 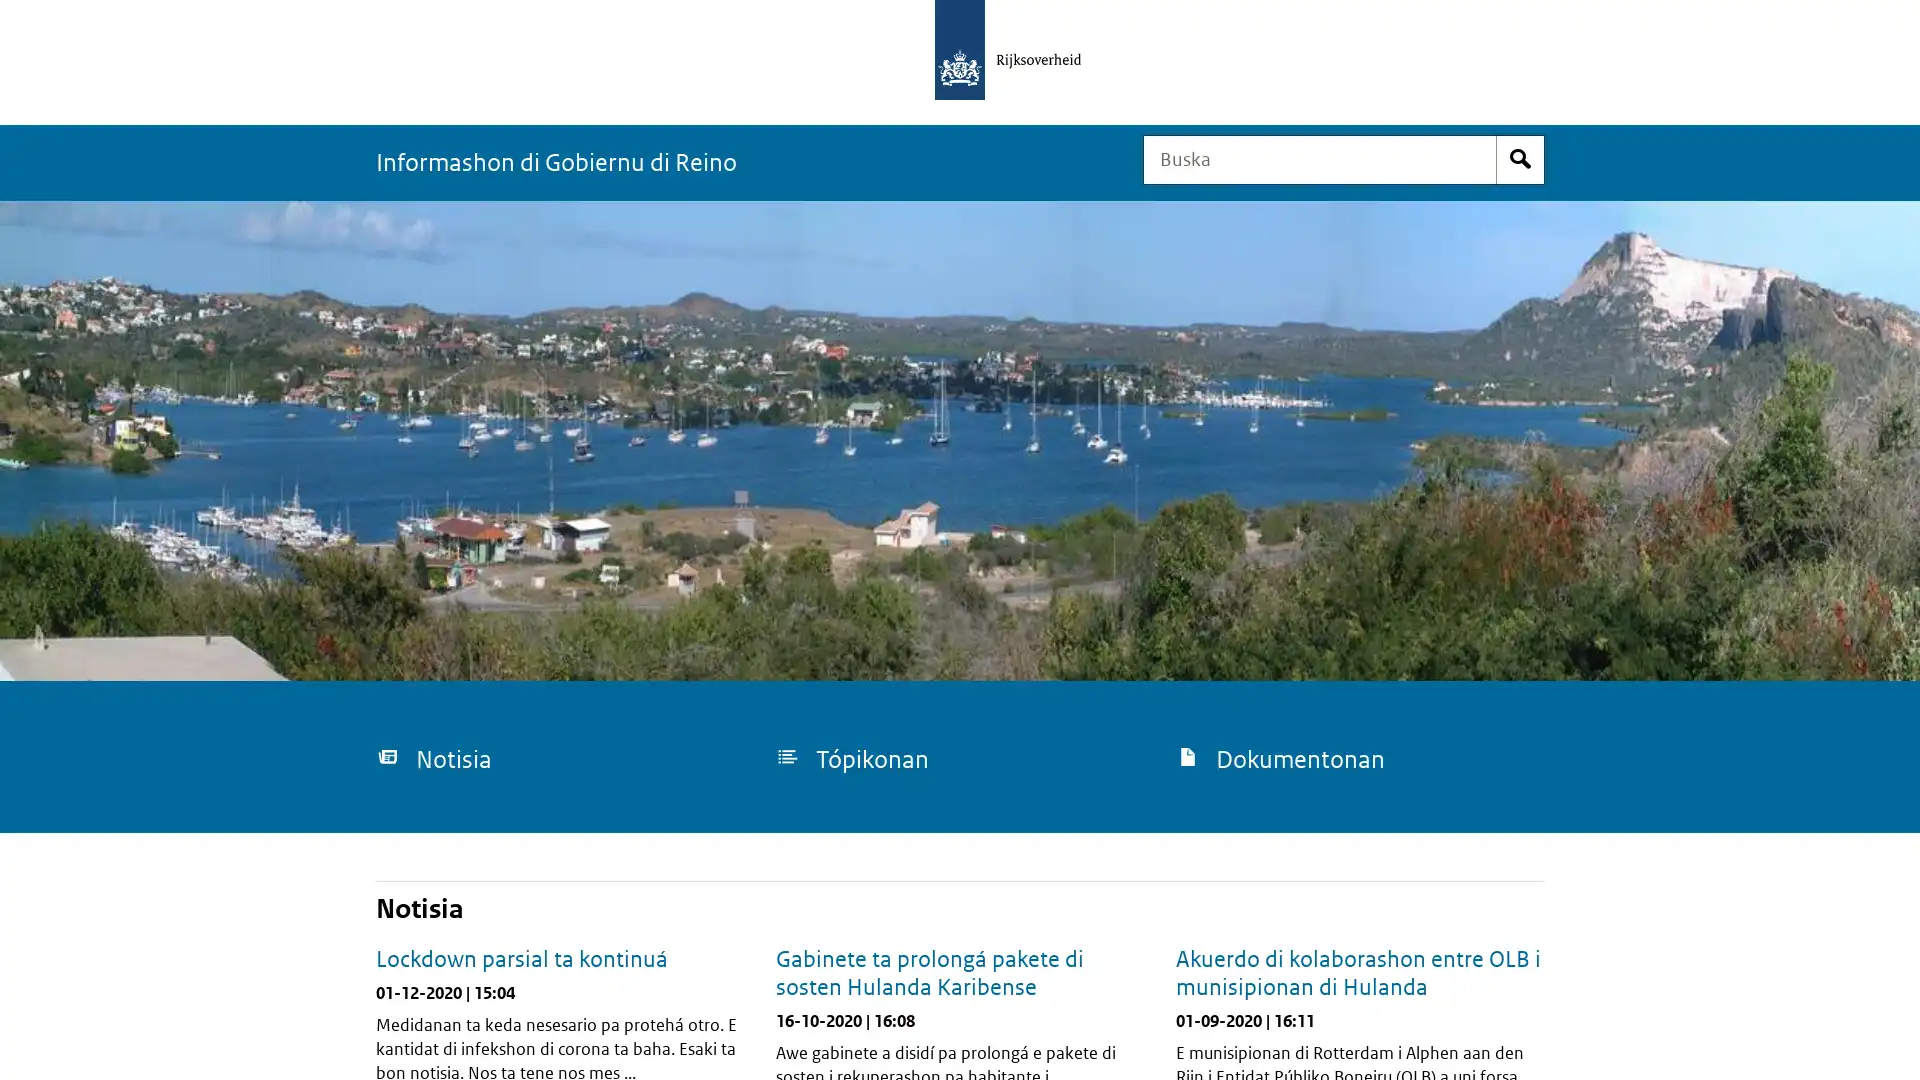 I want to click on kuminsa buska, so click(x=1520, y=158).